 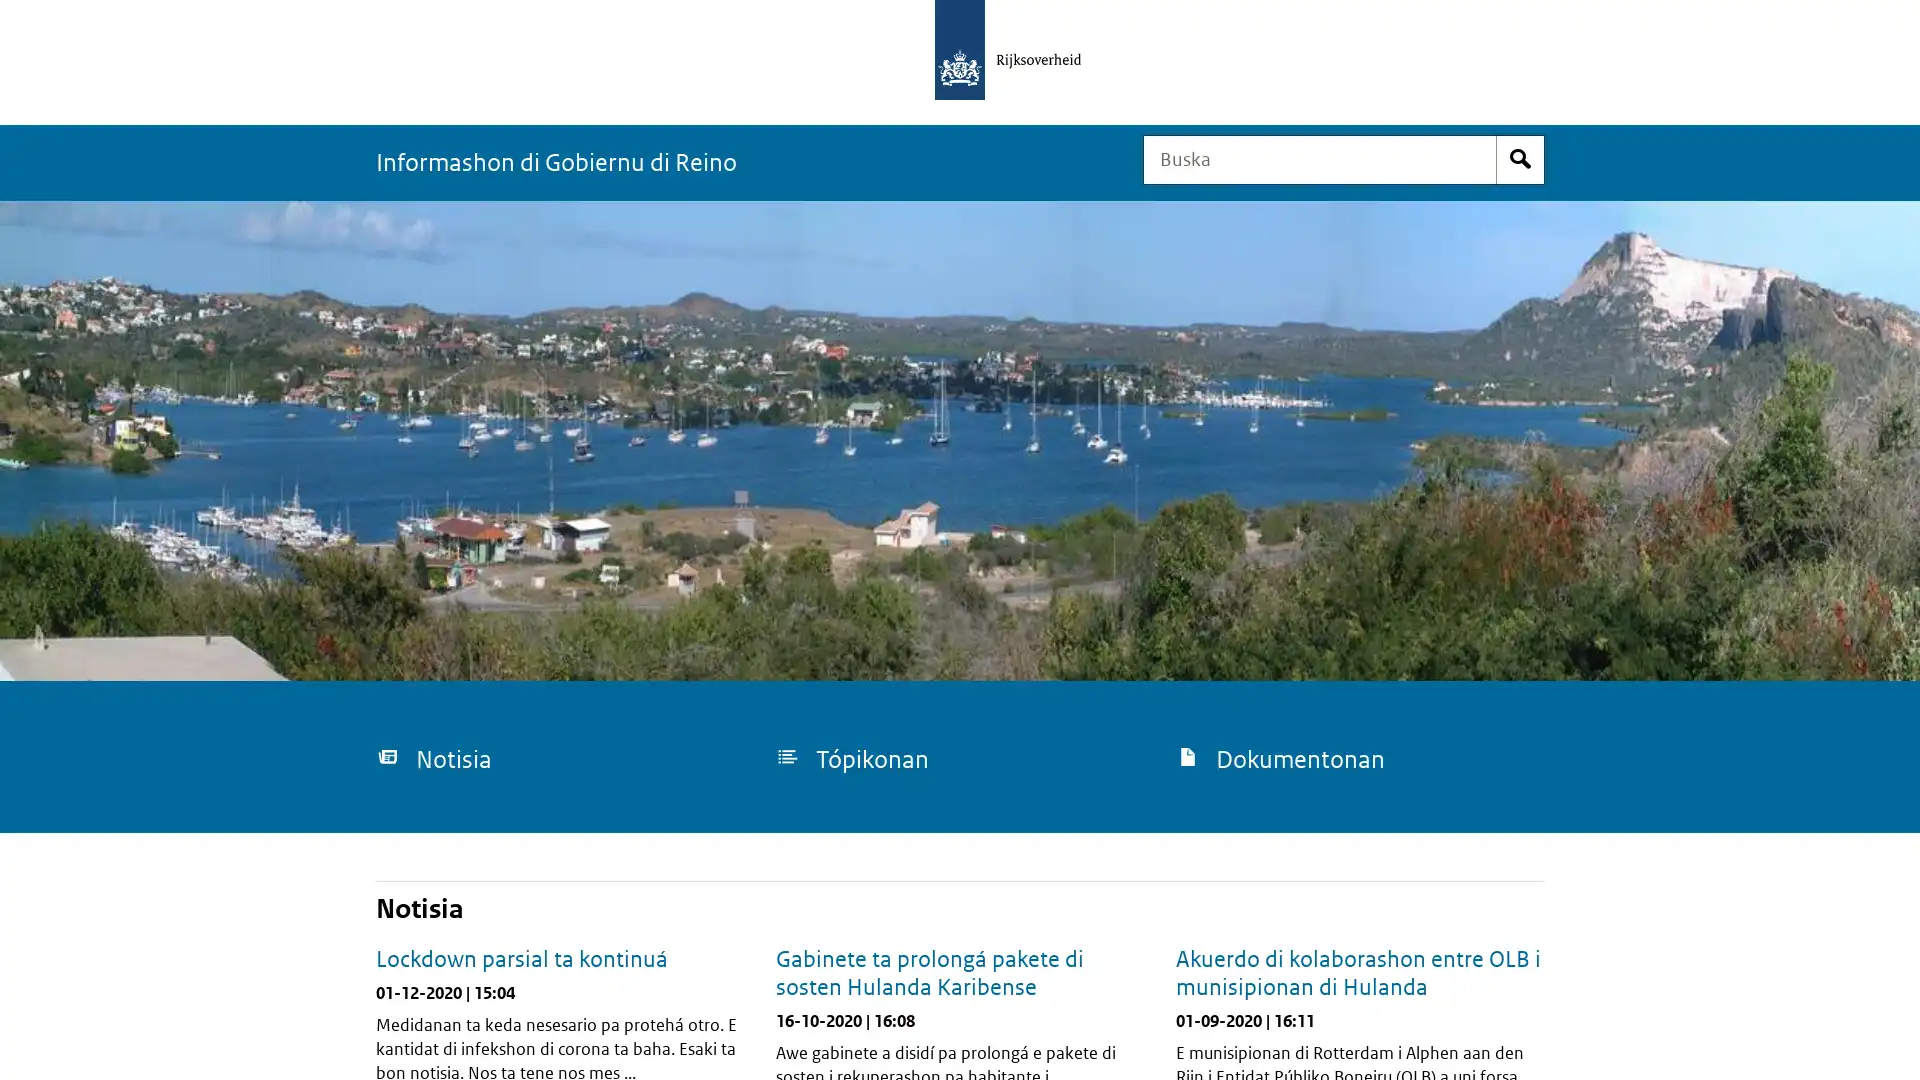 I want to click on kuminsa buska, so click(x=1520, y=158).